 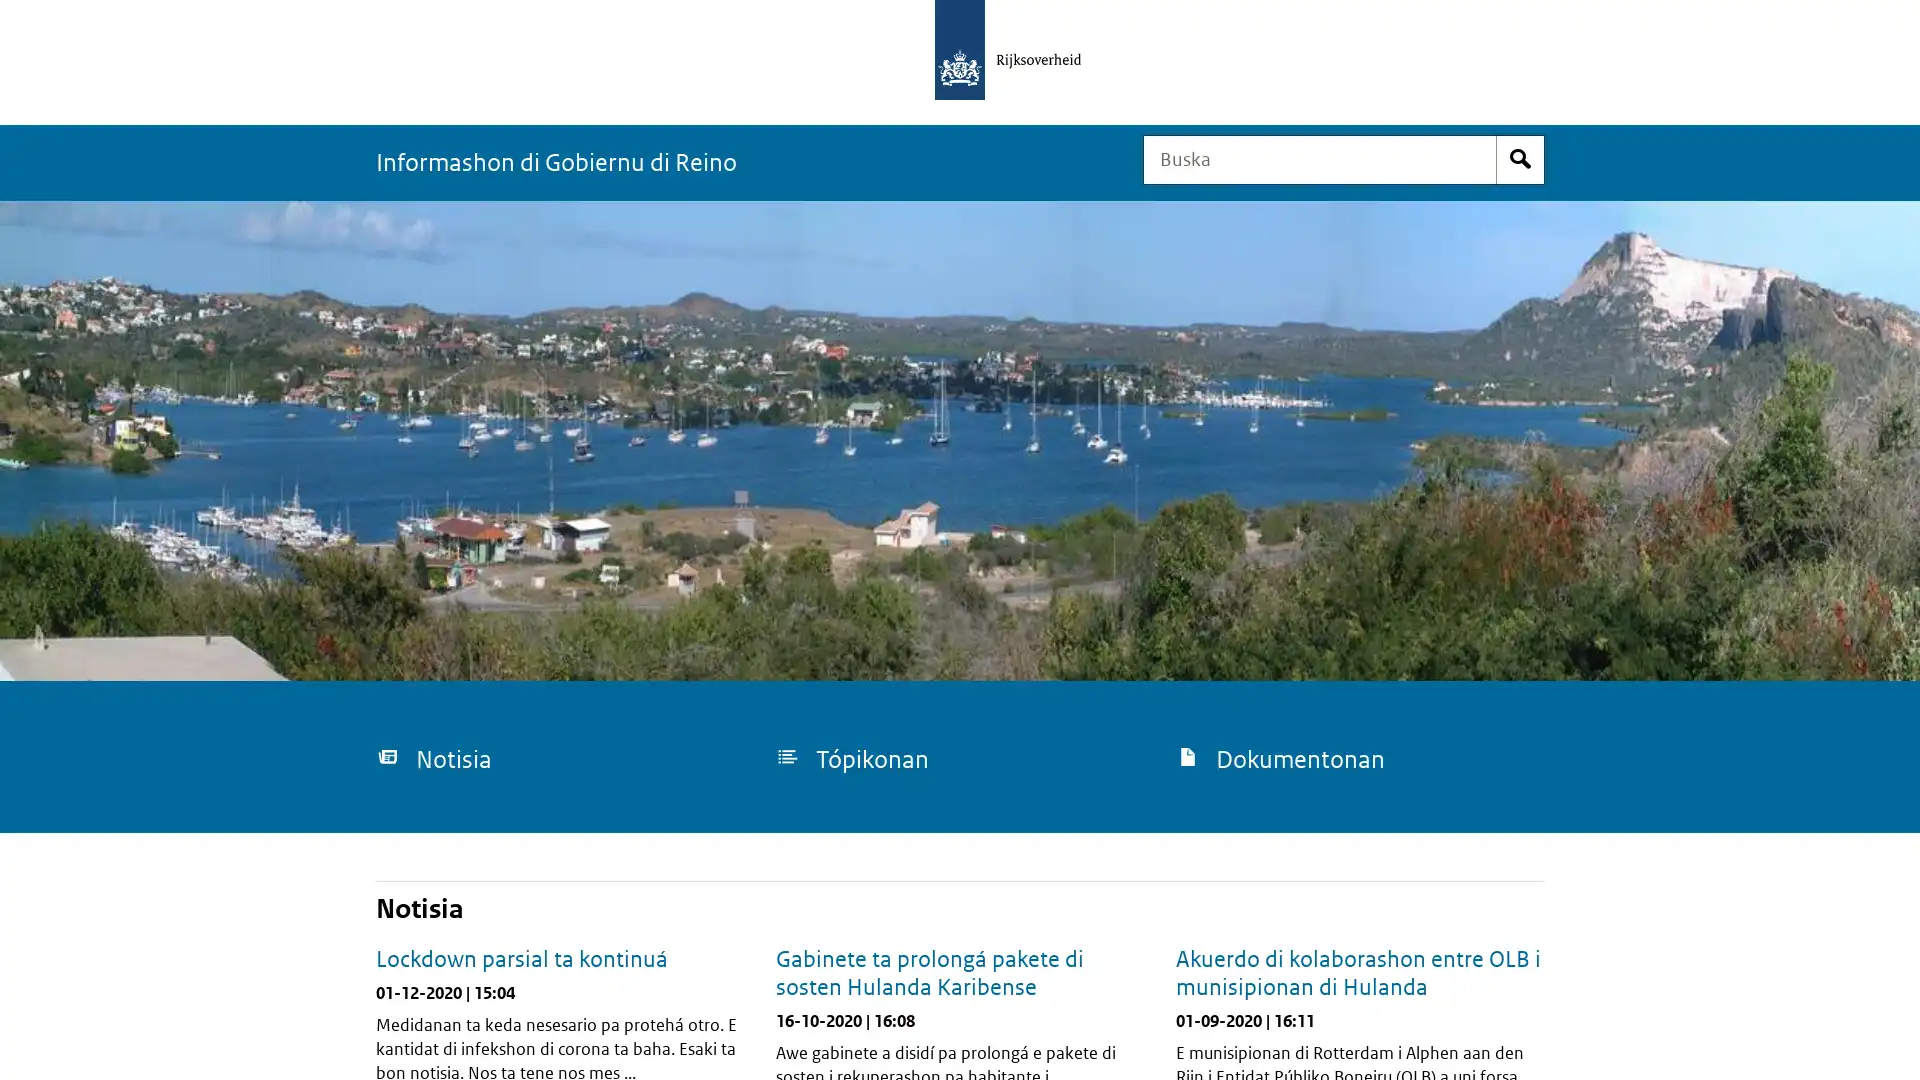 I want to click on kuminsa buska, so click(x=1520, y=158).